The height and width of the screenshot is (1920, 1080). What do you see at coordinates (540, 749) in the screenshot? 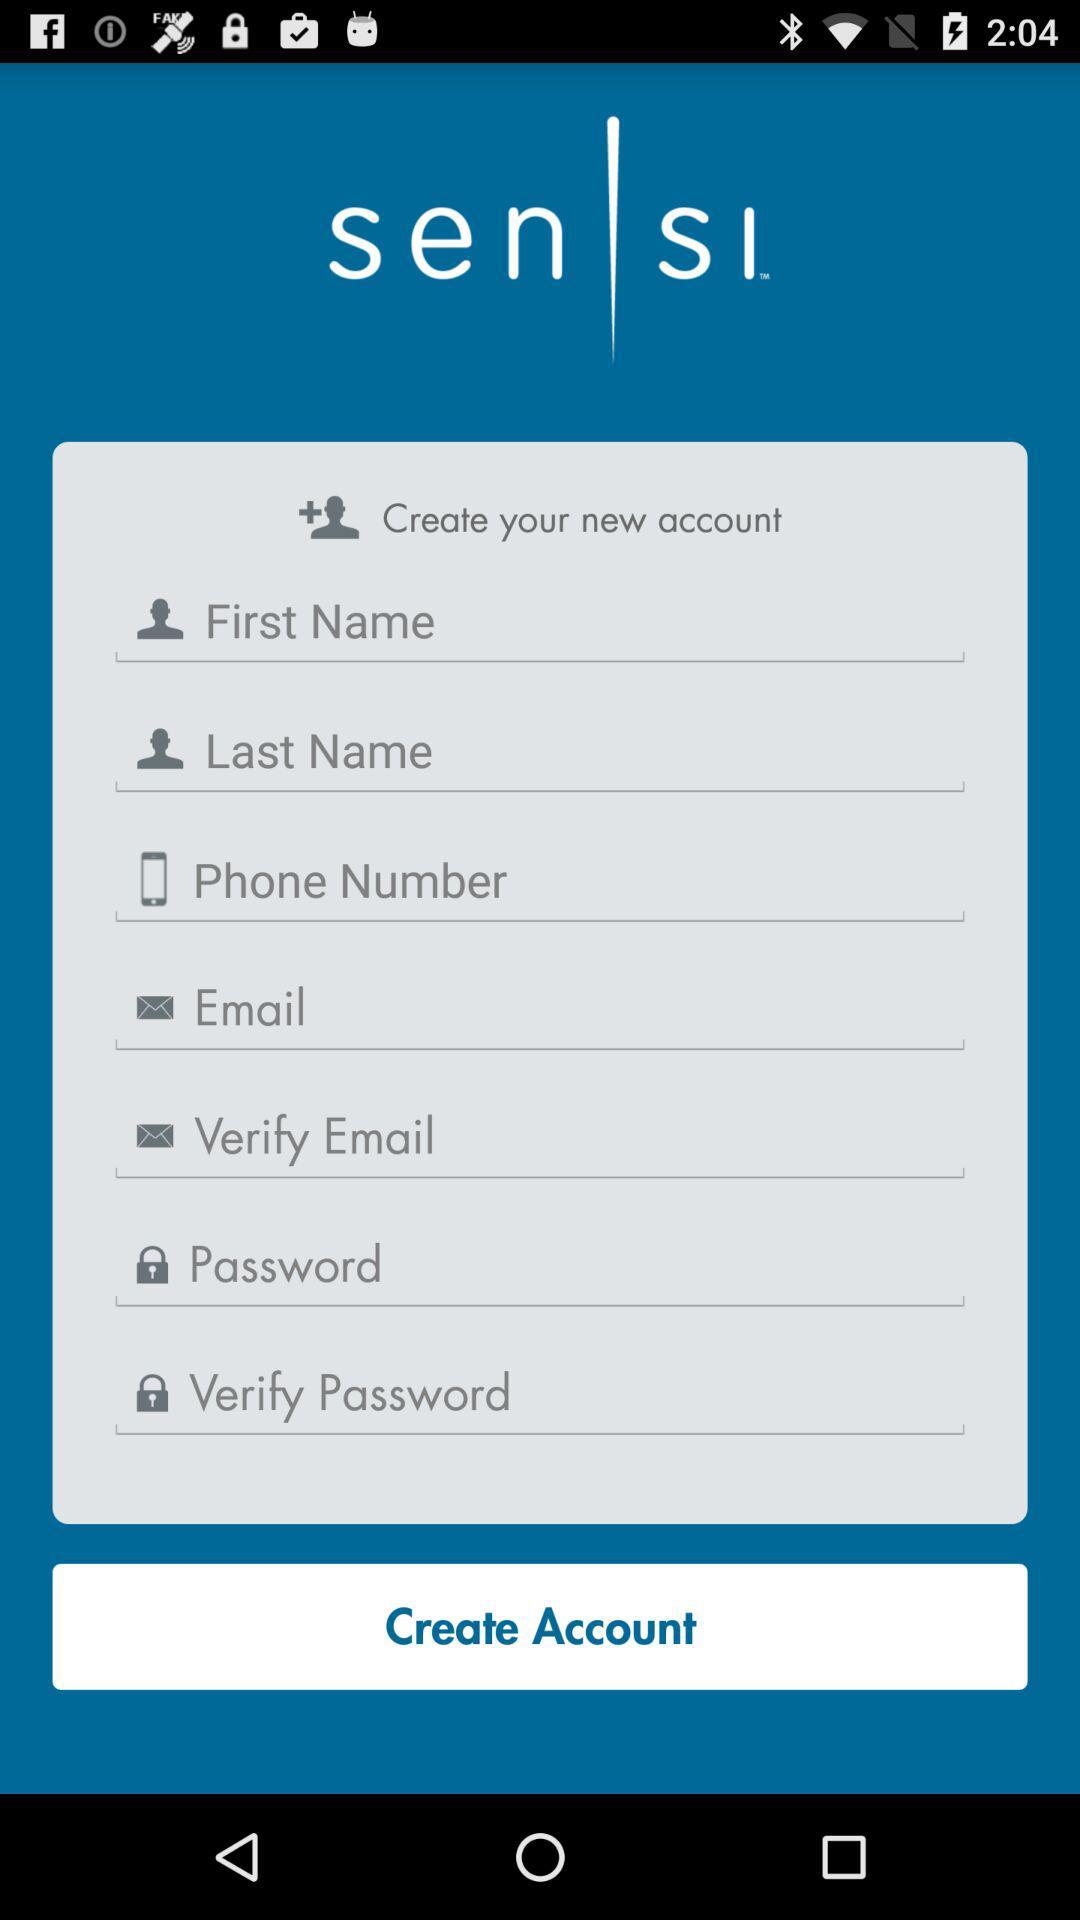
I see `input information` at bounding box center [540, 749].